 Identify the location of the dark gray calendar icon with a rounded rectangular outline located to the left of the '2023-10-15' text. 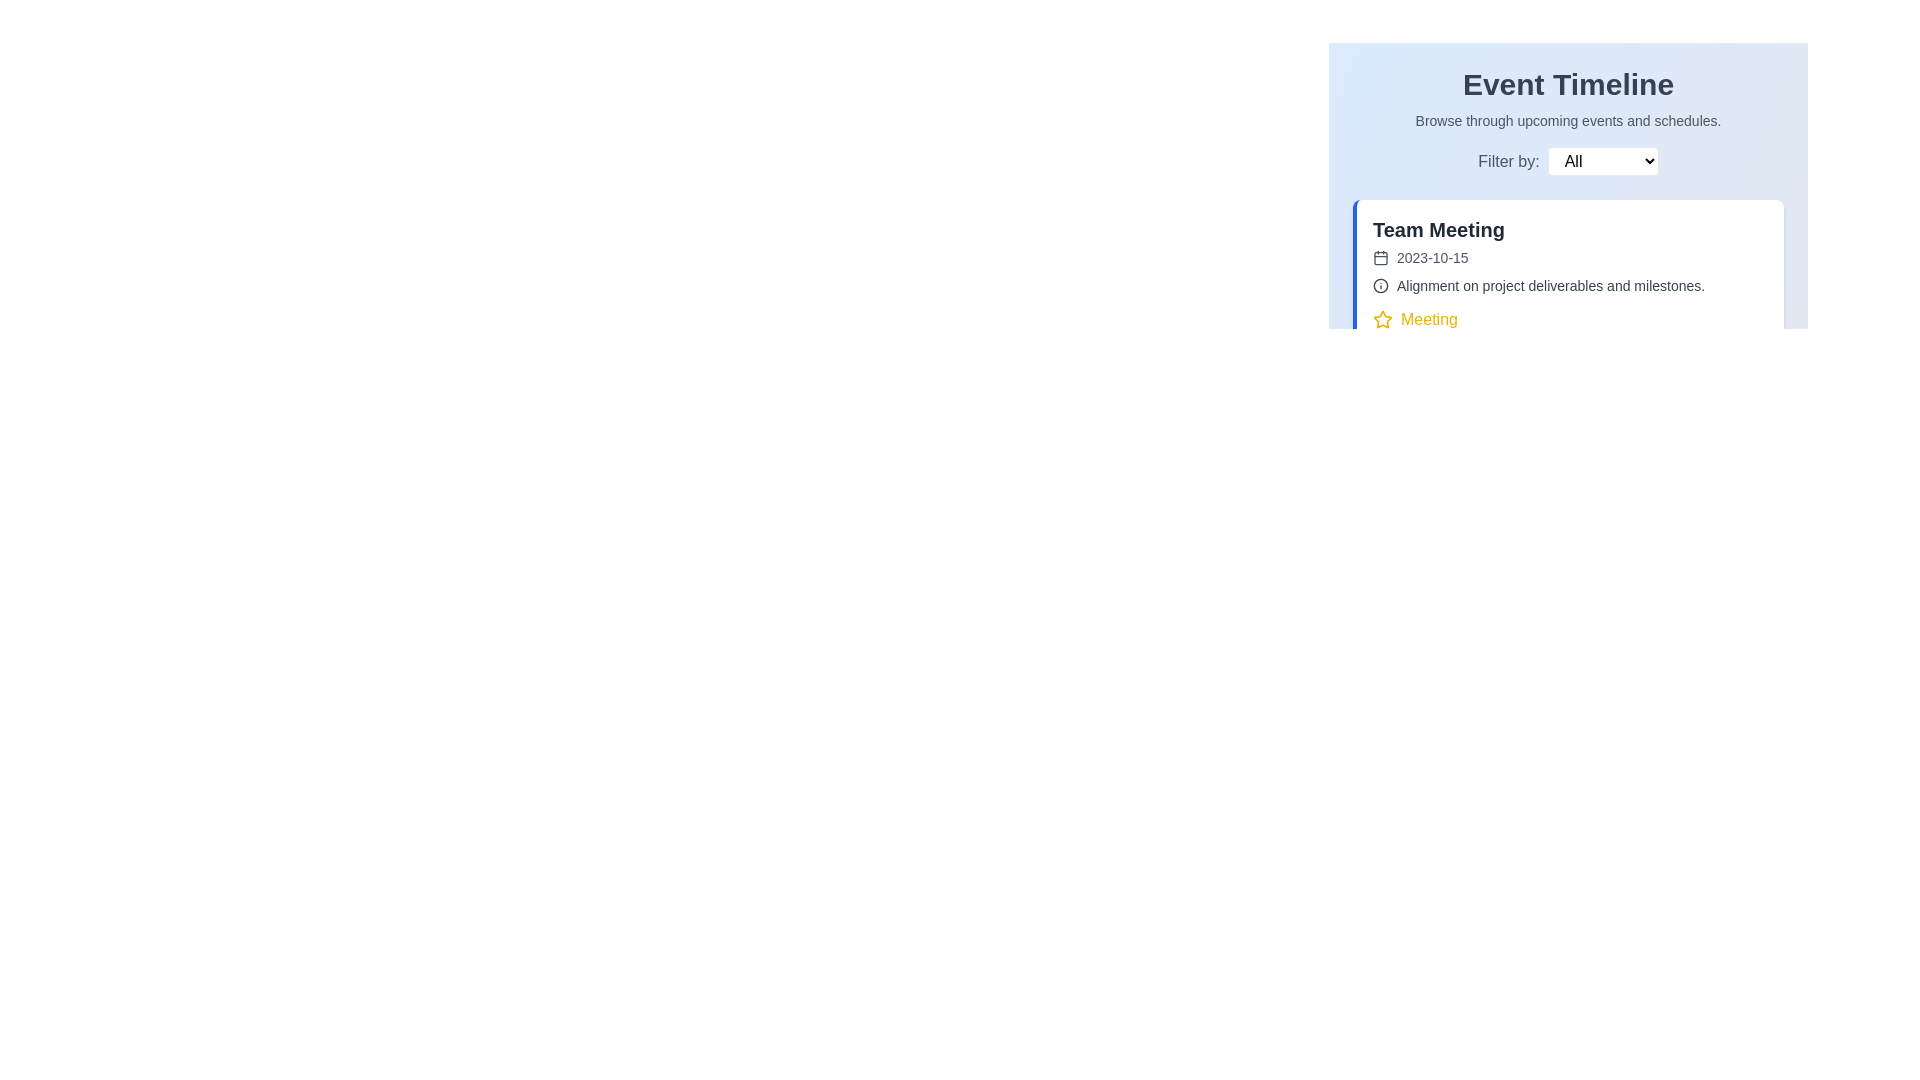
(1380, 257).